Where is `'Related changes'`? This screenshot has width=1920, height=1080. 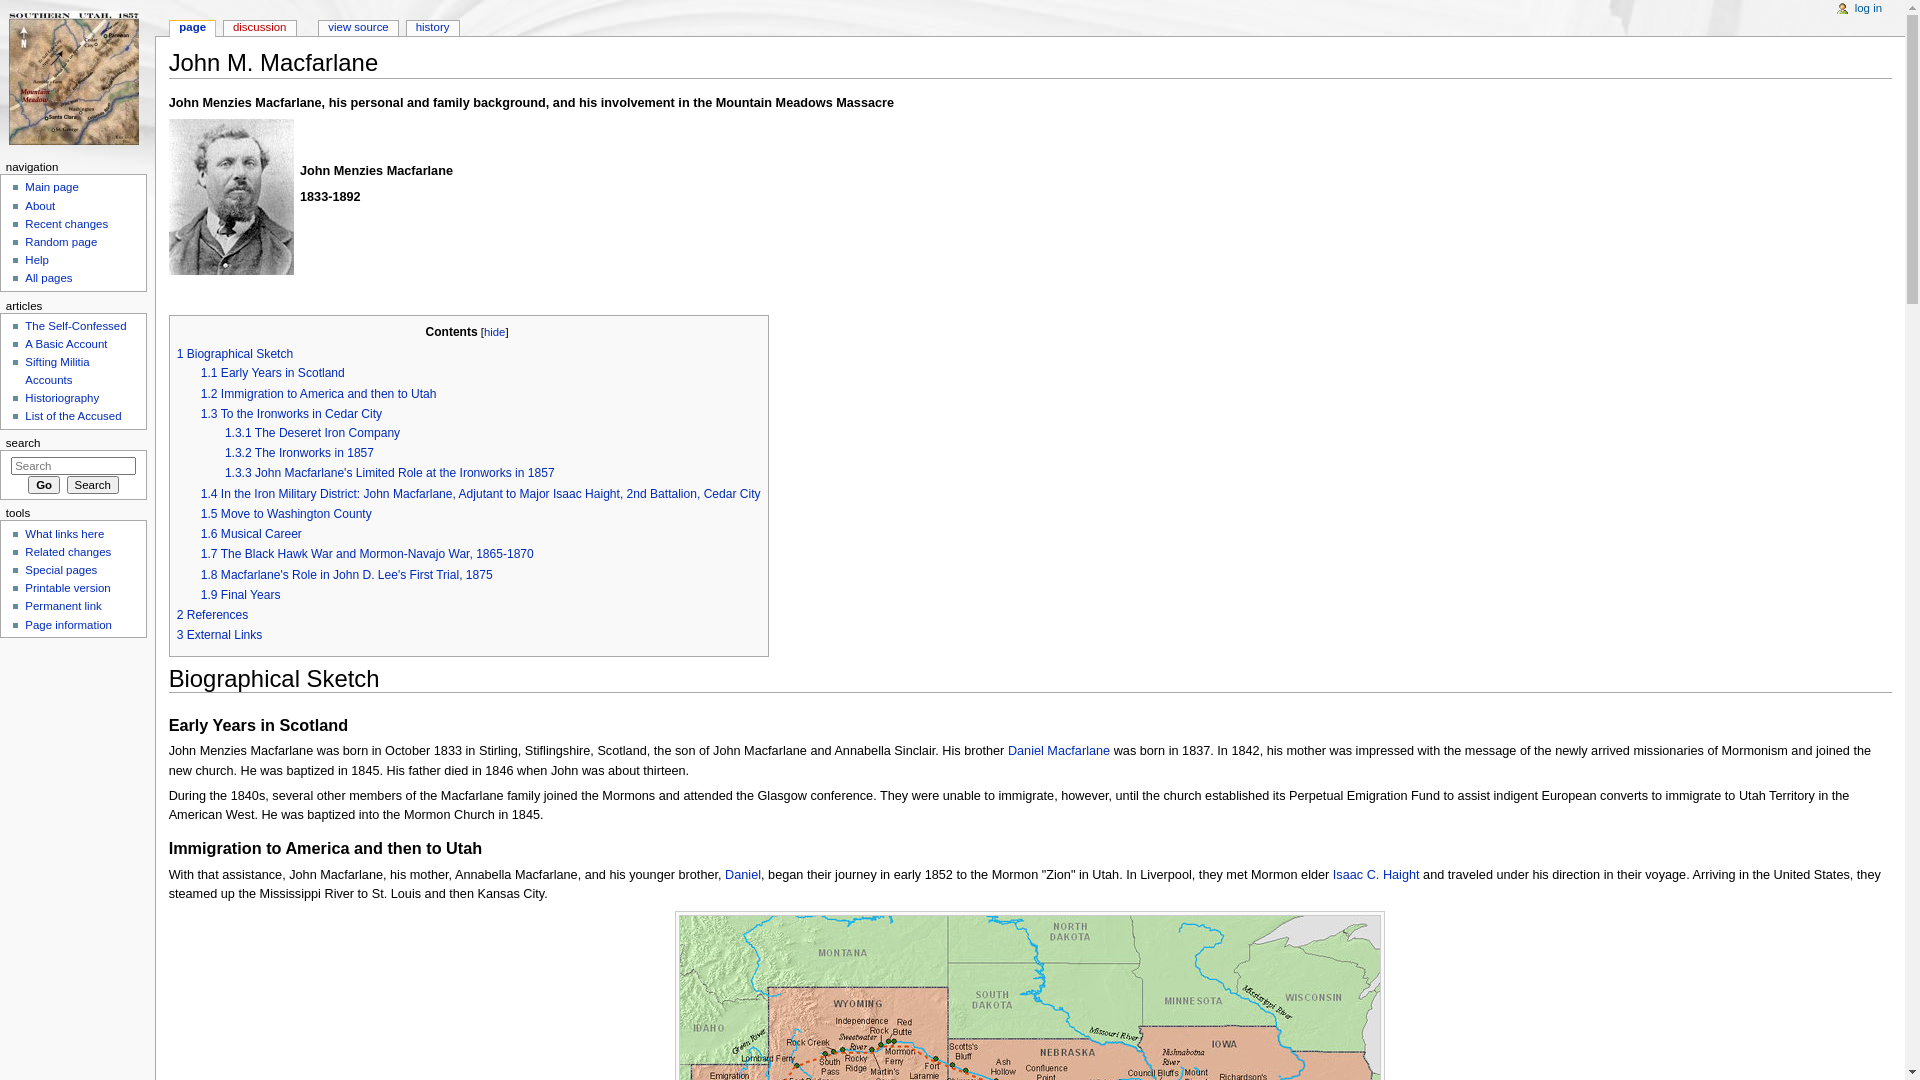 'Related changes' is located at coordinates (24, 551).